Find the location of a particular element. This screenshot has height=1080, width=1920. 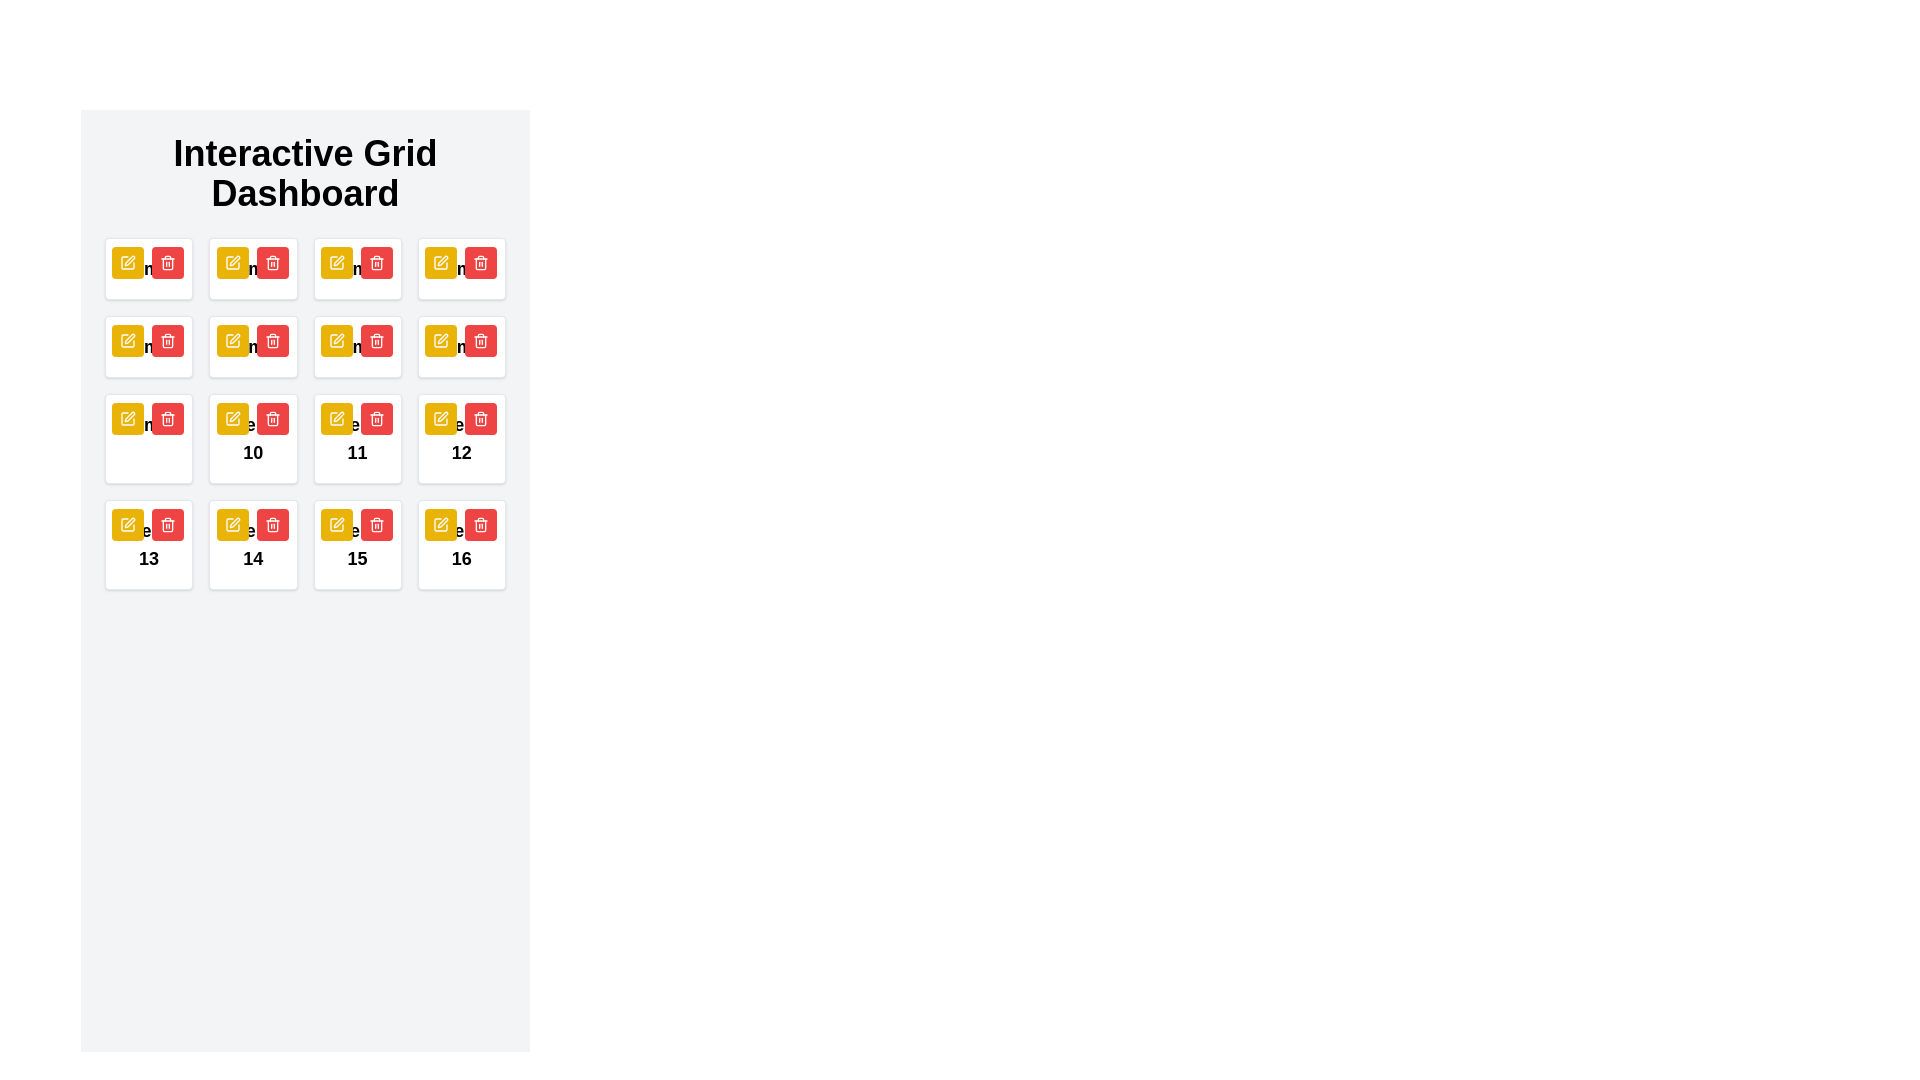

the red delete button on the interactive card located in the third row and third column of the grid is located at coordinates (357, 438).